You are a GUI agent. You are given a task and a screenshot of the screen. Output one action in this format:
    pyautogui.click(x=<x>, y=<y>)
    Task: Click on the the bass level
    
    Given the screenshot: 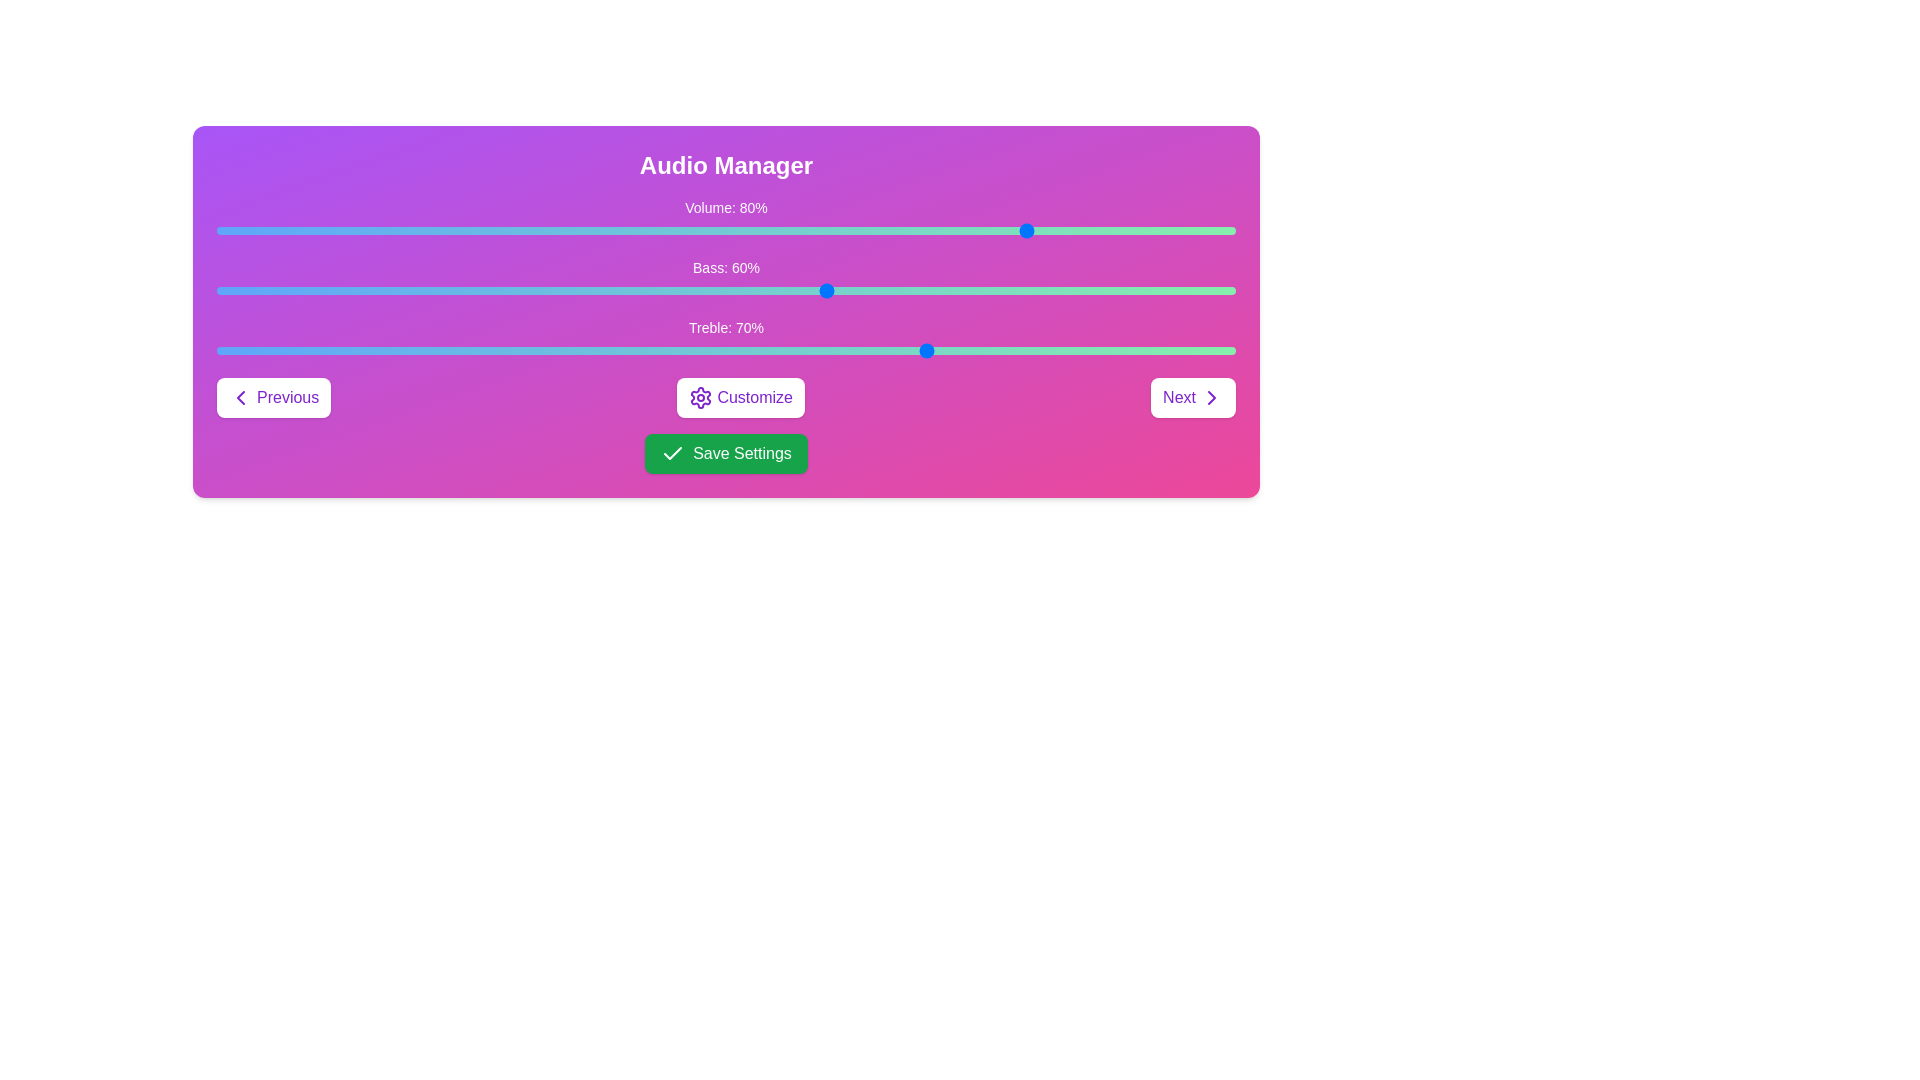 What is the action you would take?
    pyautogui.click(x=532, y=290)
    